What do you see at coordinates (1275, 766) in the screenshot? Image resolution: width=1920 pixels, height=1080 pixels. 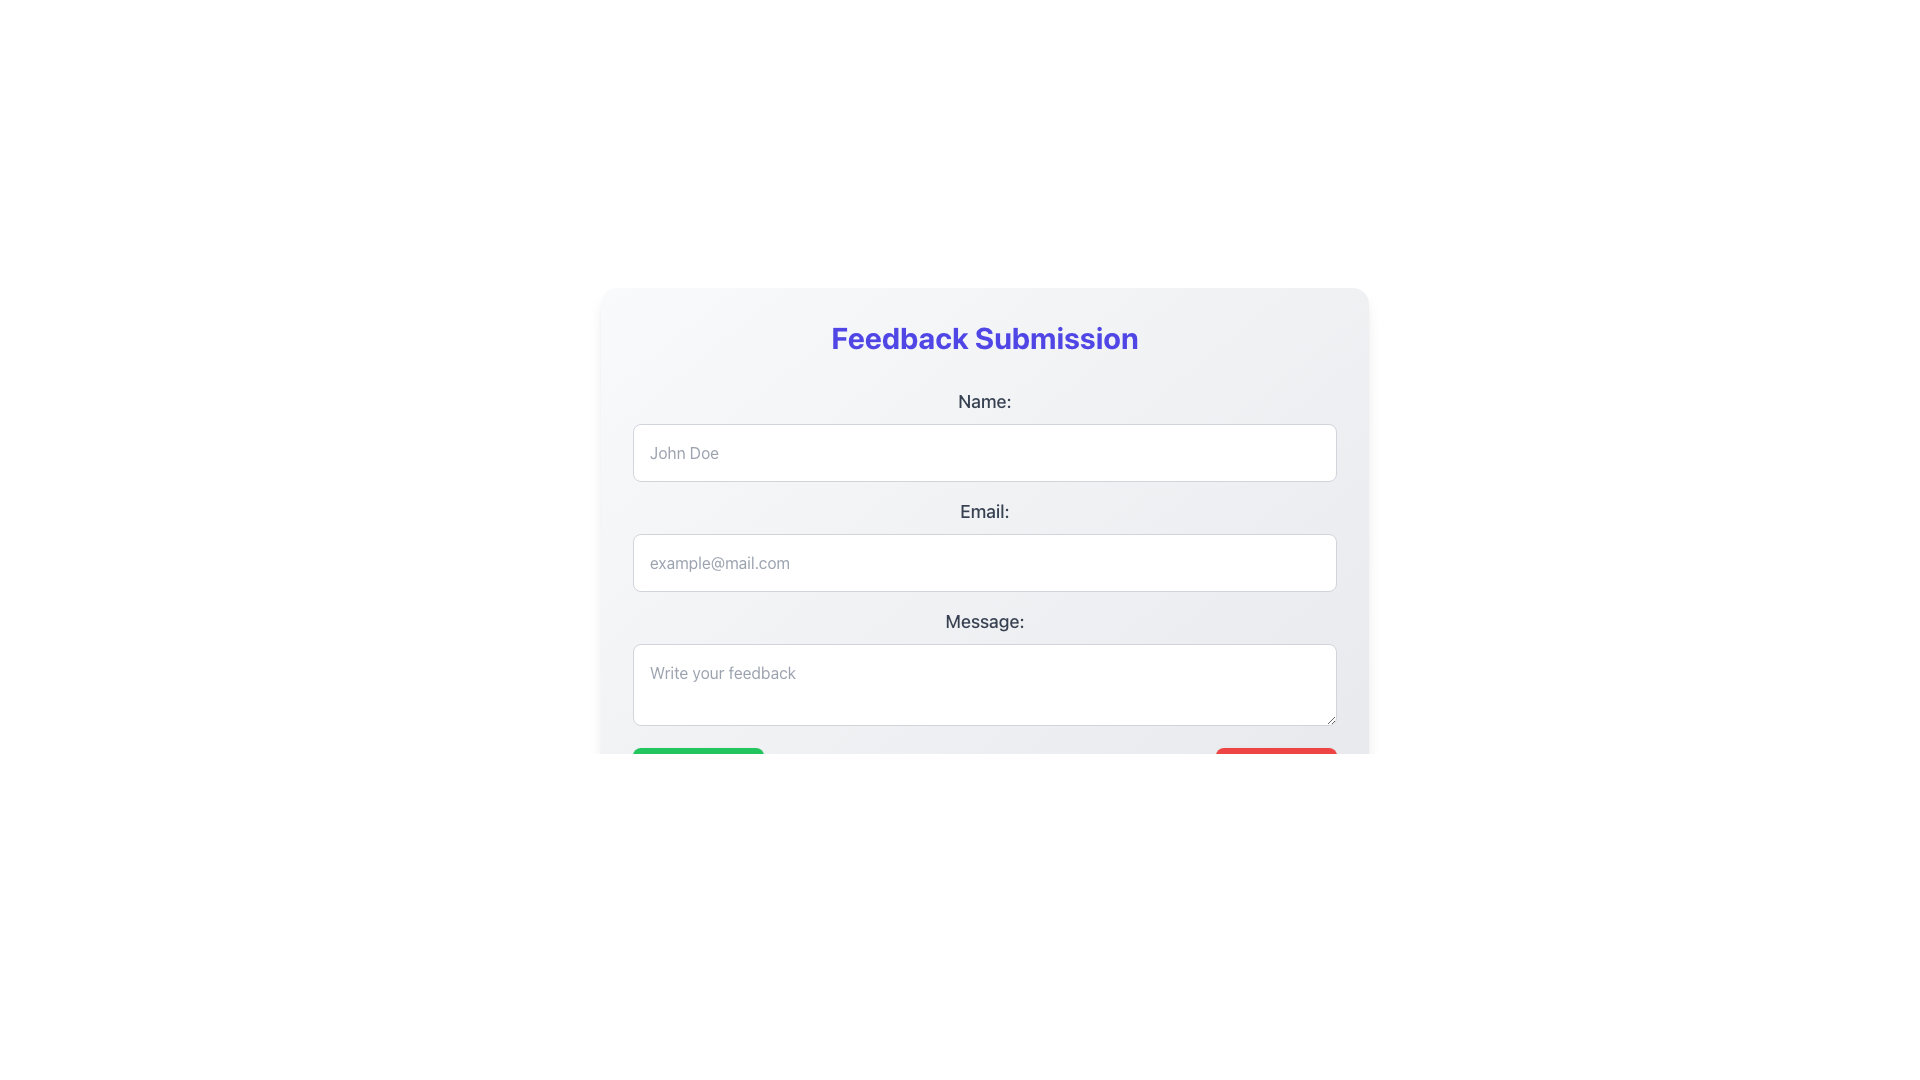 I see `the reset button located at the bottom-right corner of the form to clear user inputs and restore default state` at bounding box center [1275, 766].